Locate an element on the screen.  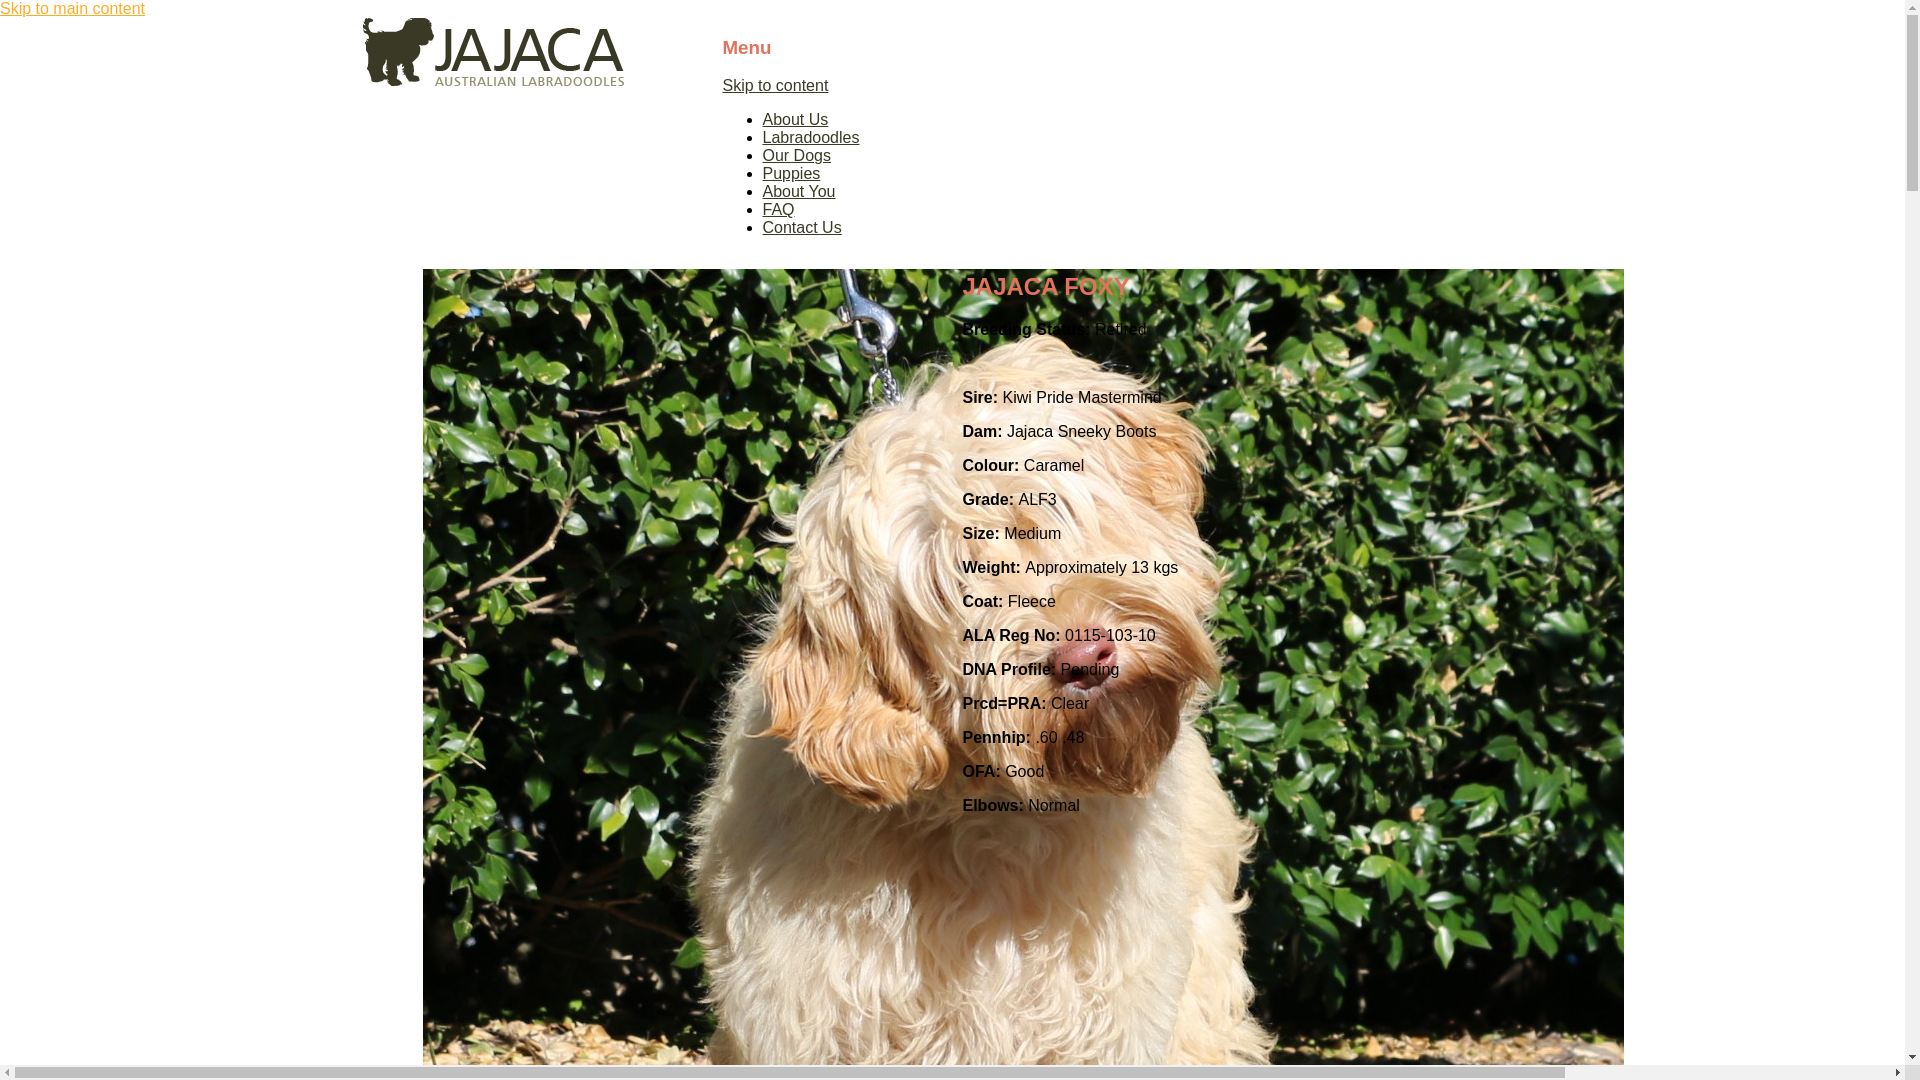
'FAQ' is located at coordinates (776, 209).